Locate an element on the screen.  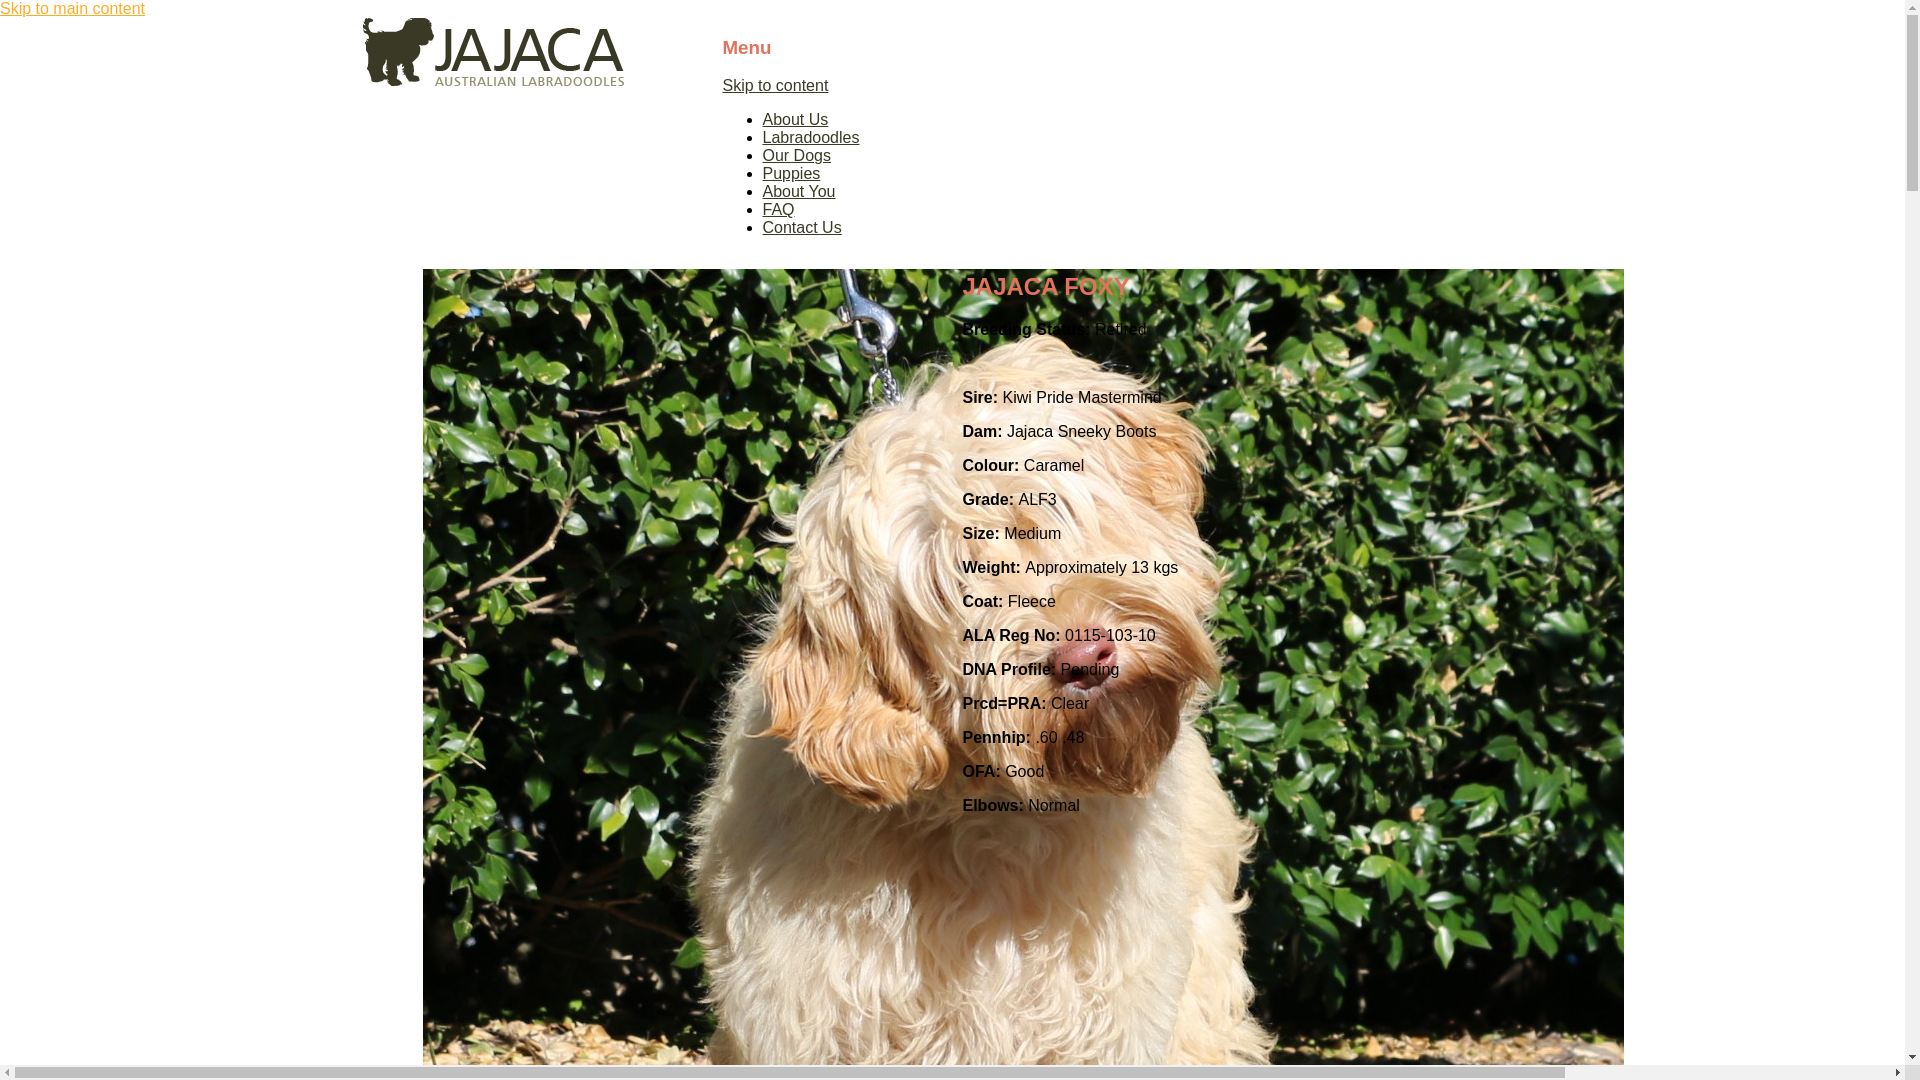
'FAQ' is located at coordinates (776, 209).